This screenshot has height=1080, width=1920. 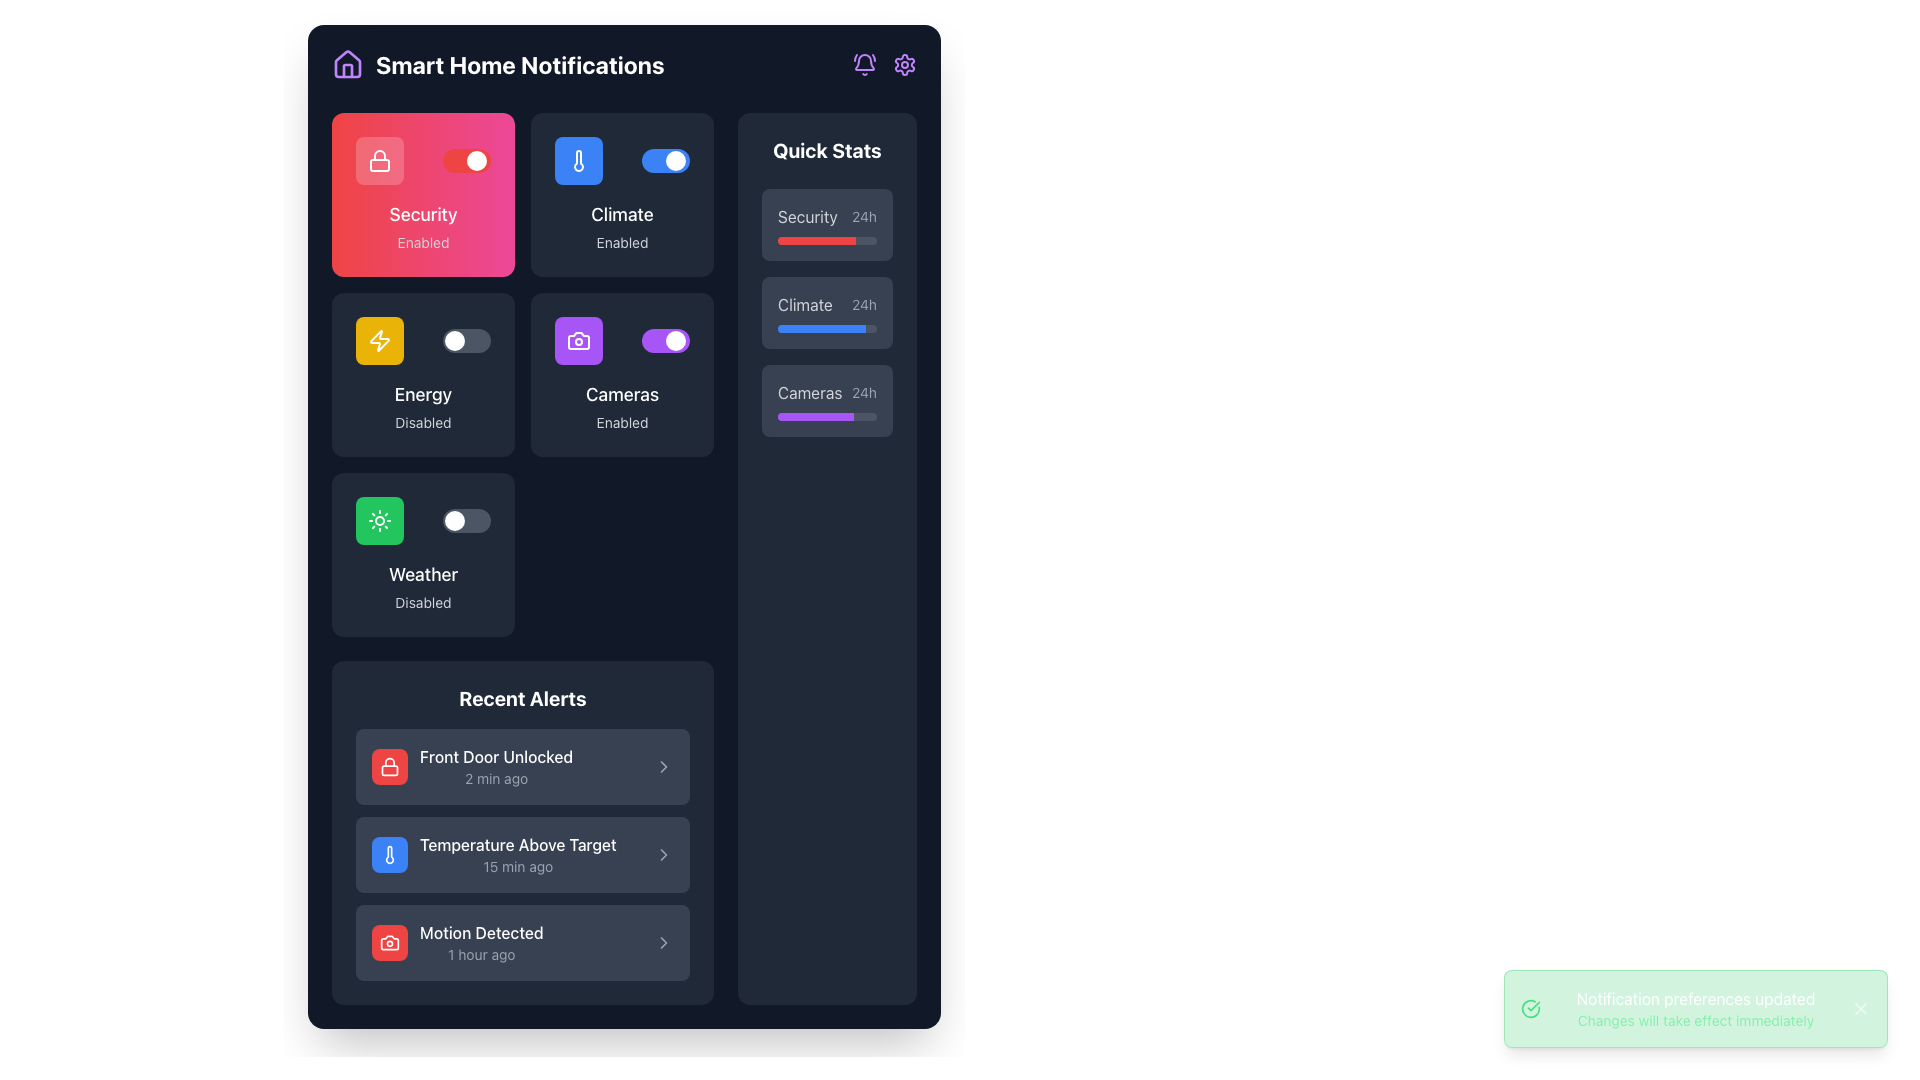 I want to click on the 'Energy' icon in the smart home notifications panel, located in the first column, second row of the grid, so click(x=379, y=339).